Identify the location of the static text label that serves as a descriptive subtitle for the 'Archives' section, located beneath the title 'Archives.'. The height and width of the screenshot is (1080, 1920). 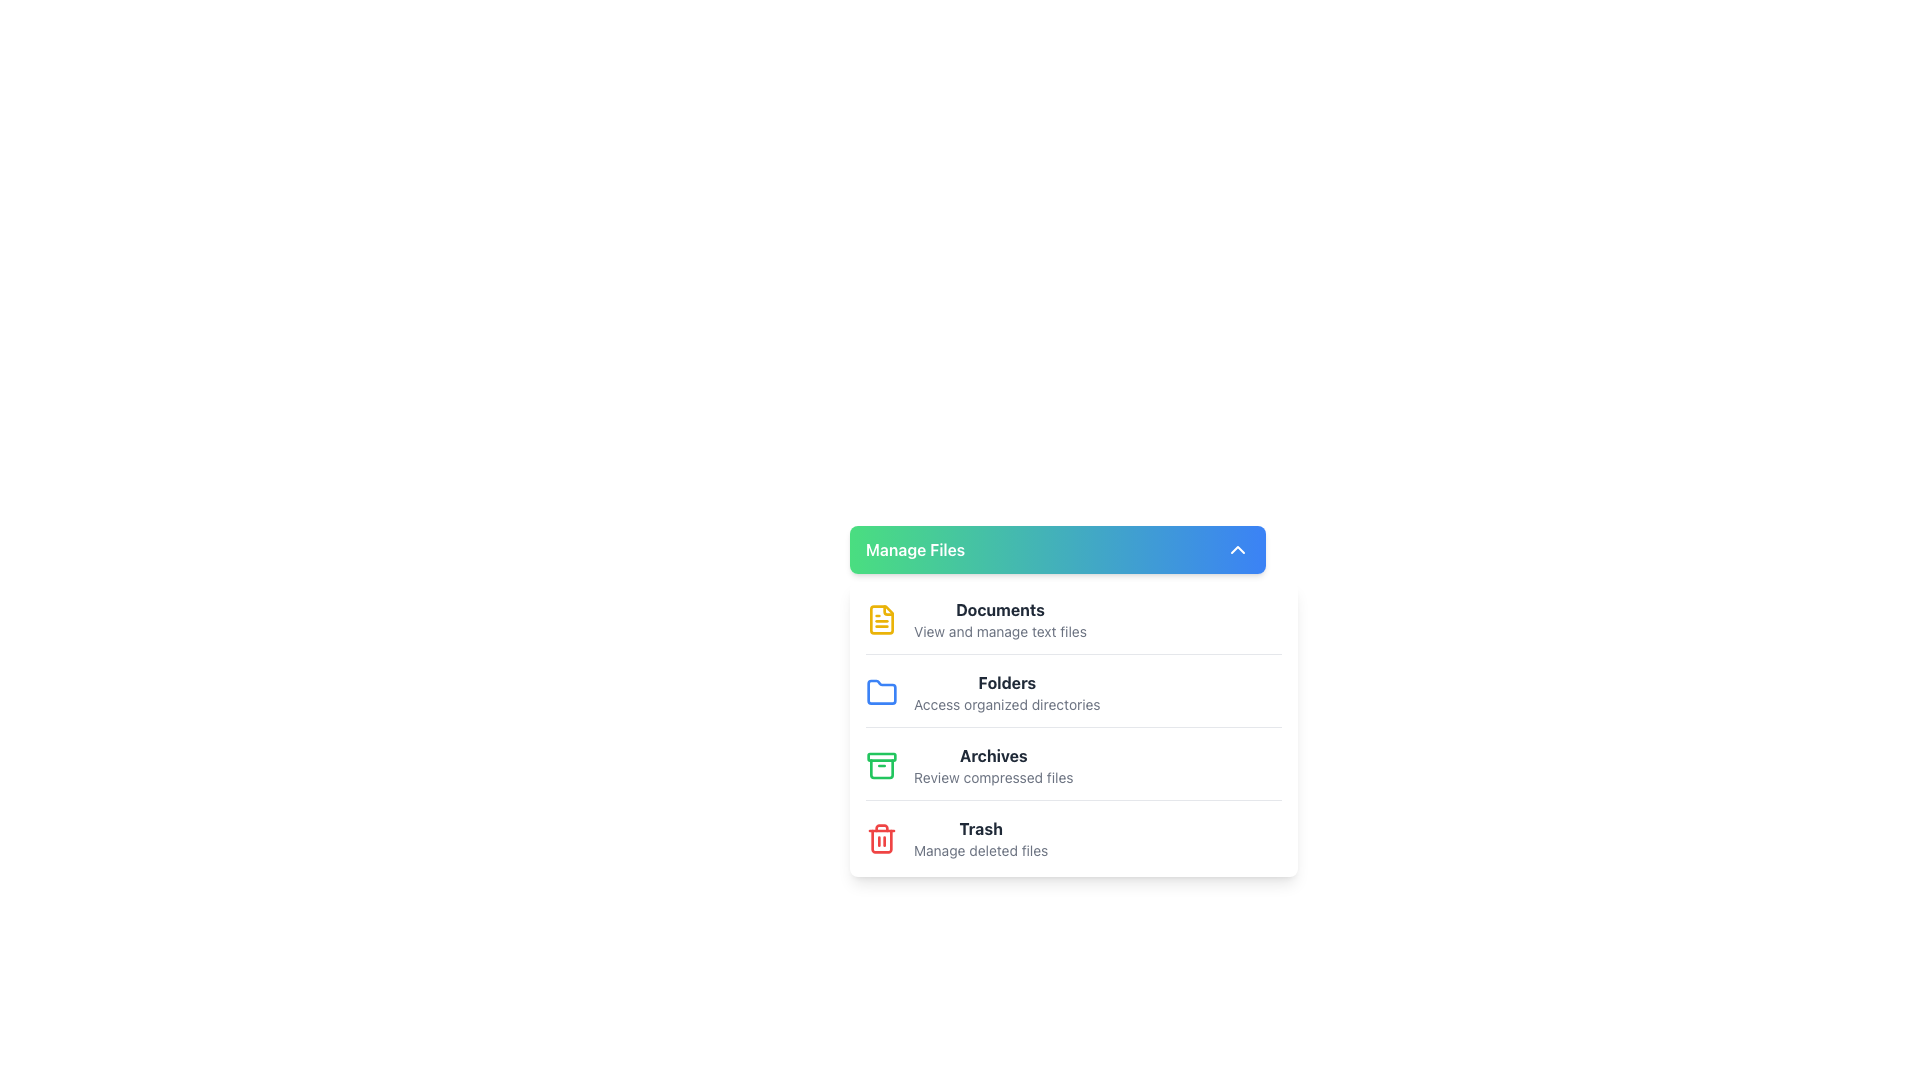
(993, 777).